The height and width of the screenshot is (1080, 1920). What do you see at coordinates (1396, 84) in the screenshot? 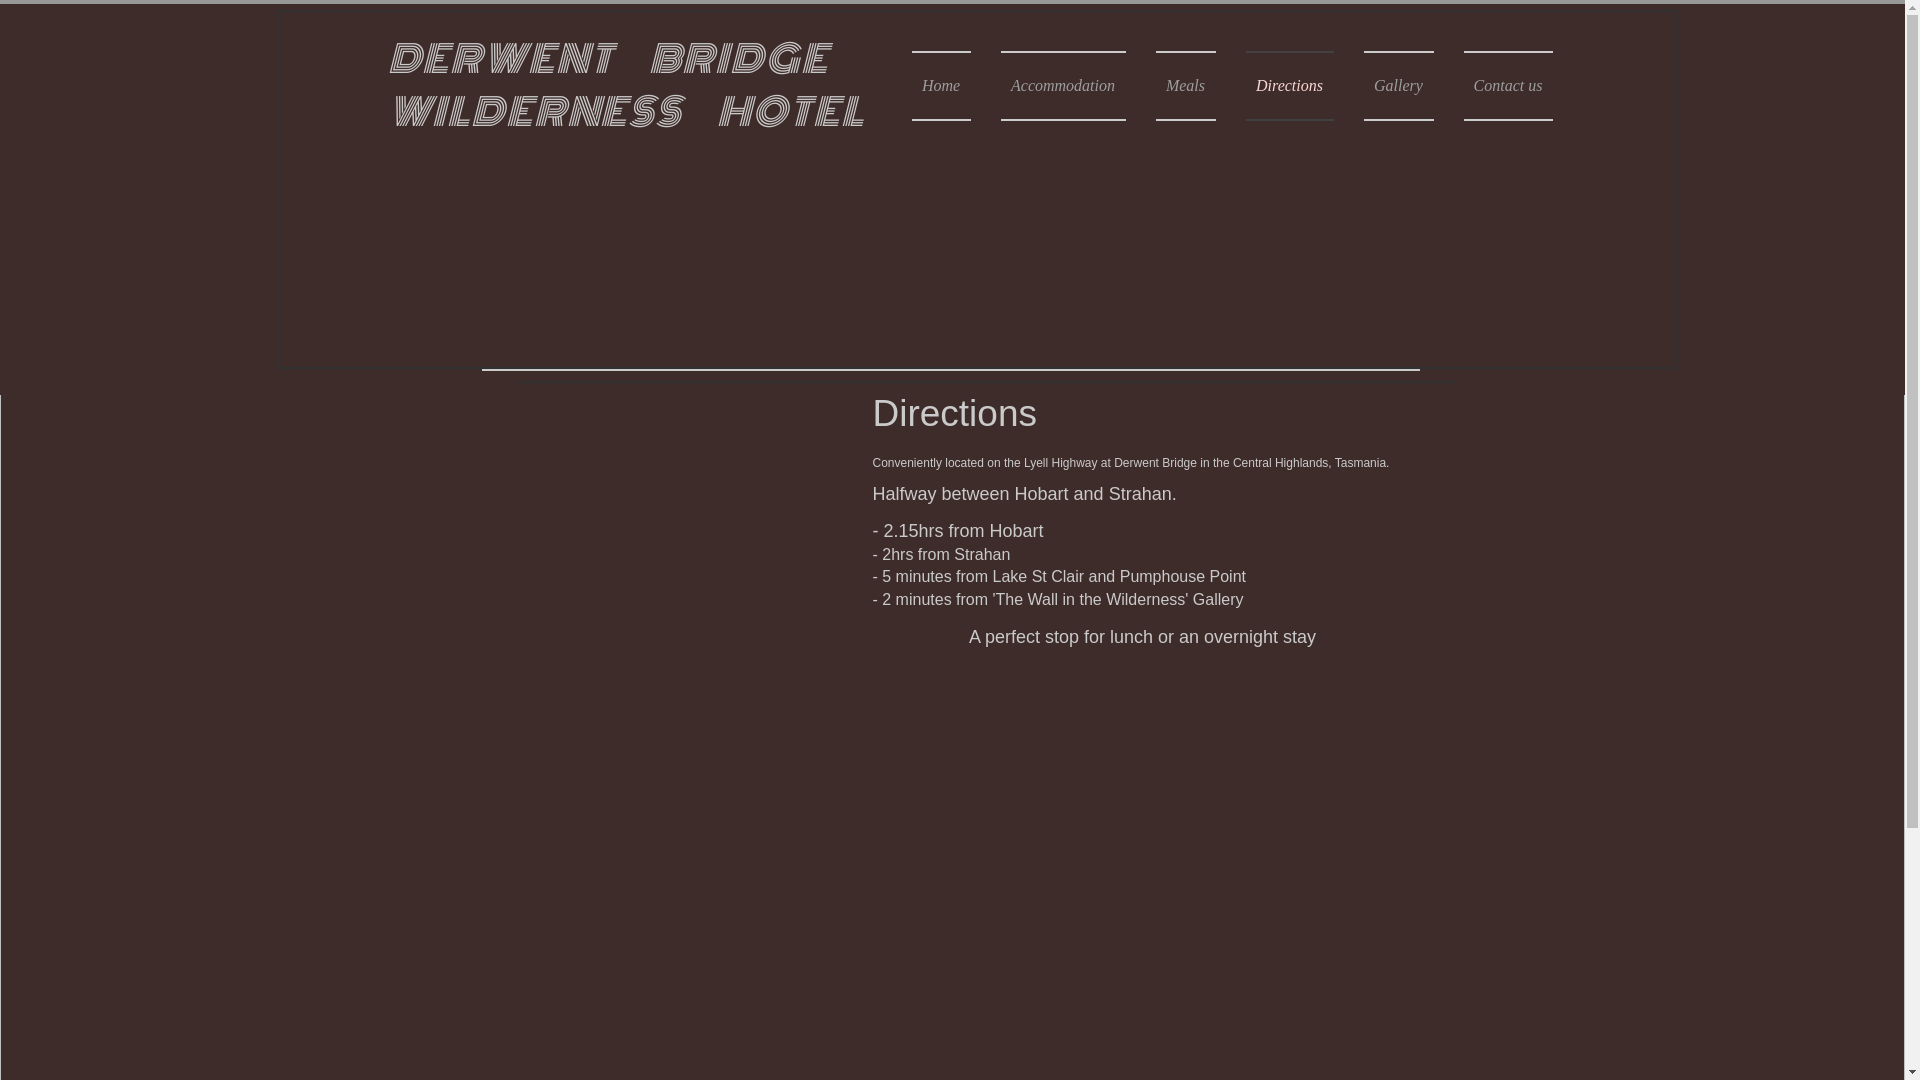
I see `'Gallery'` at bounding box center [1396, 84].